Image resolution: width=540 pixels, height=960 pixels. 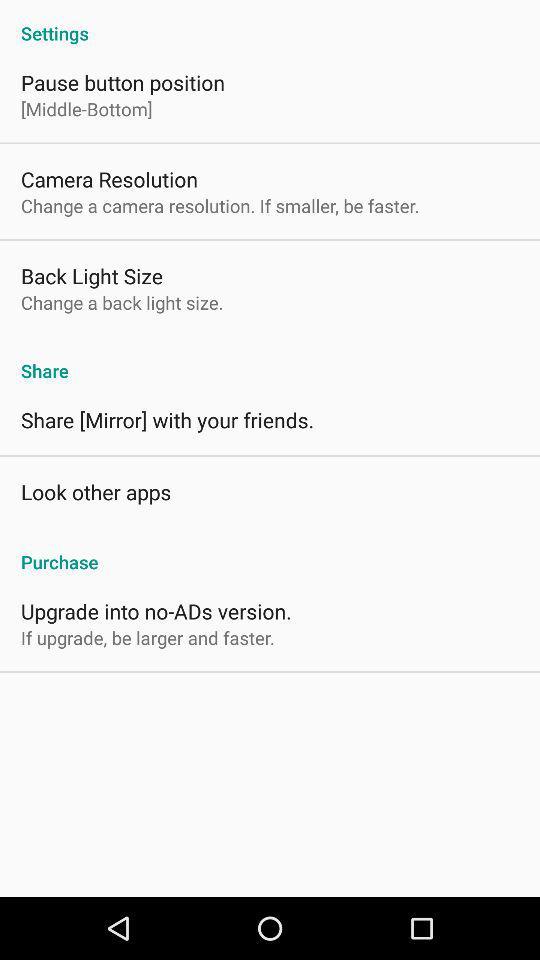 What do you see at coordinates (270, 21) in the screenshot?
I see `settings item` at bounding box center [270, 21].